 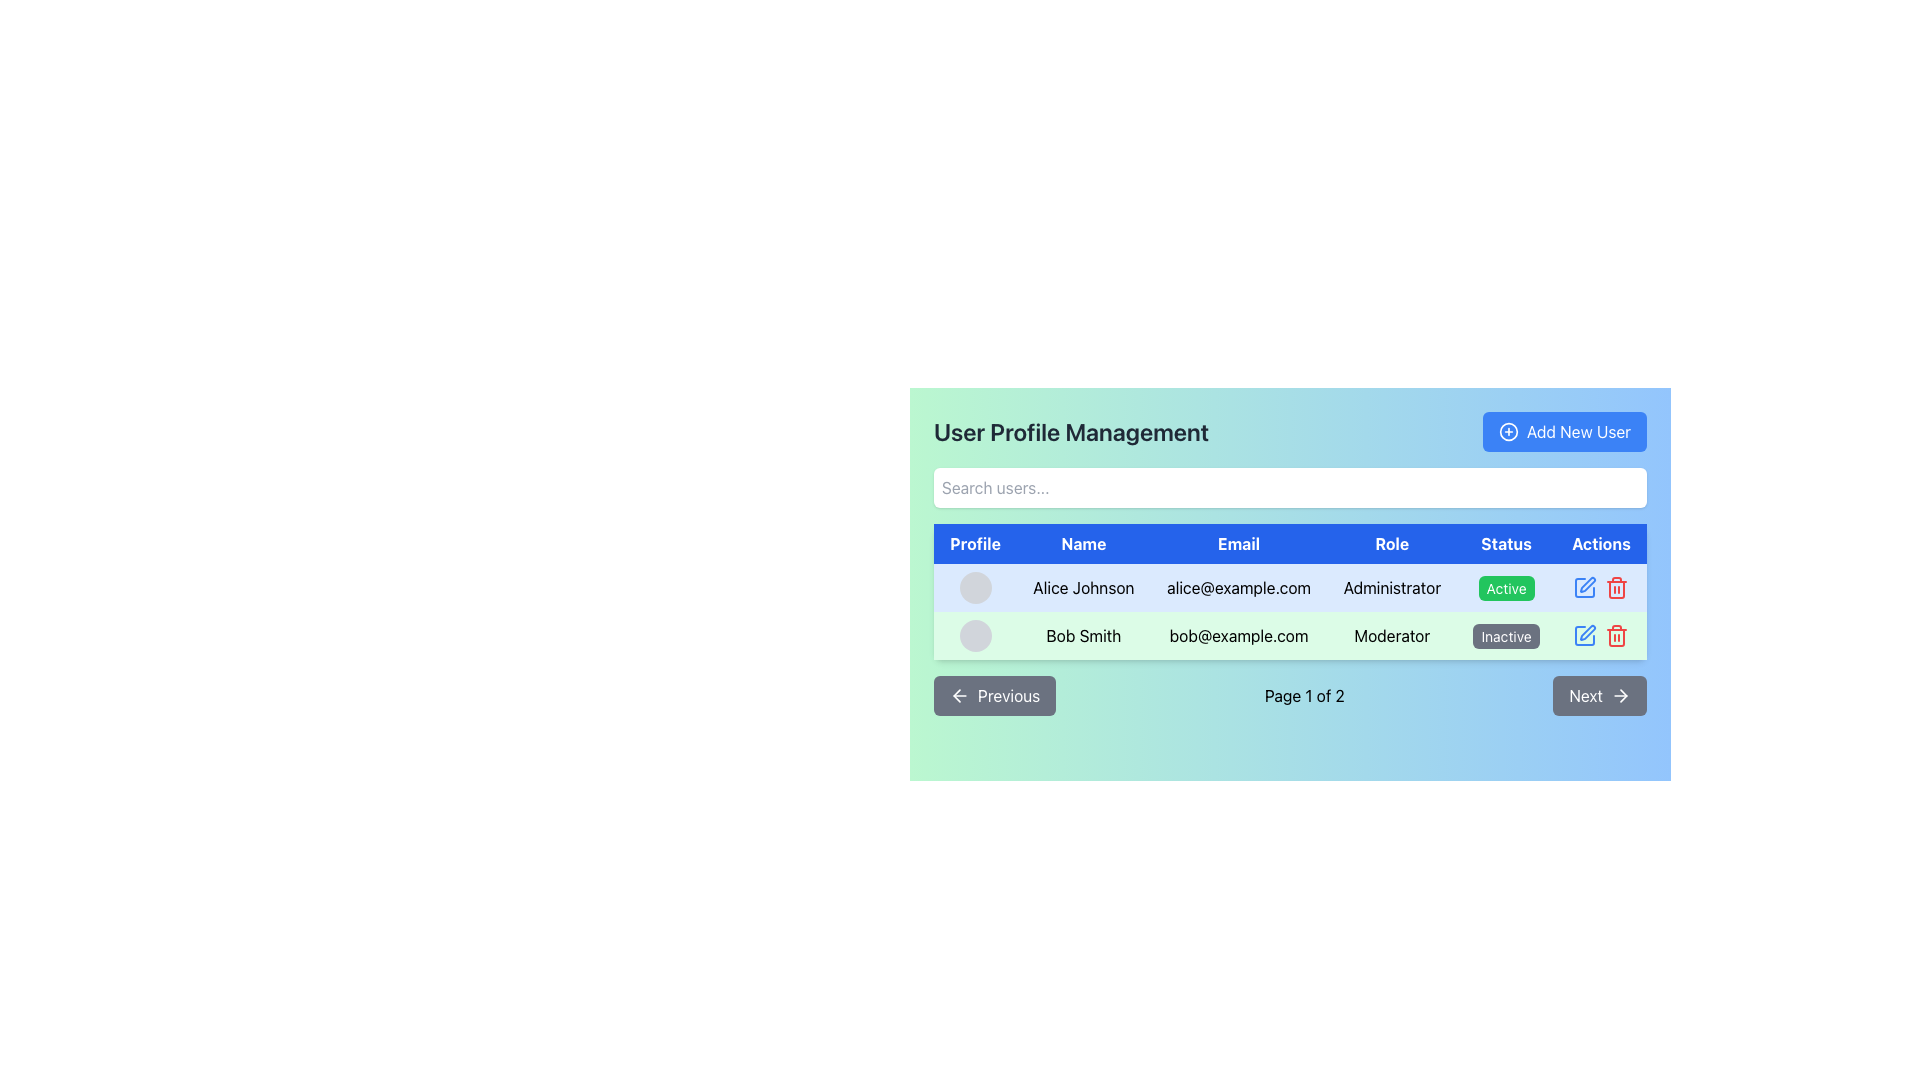 What do you see at coordinates (1290, 611) in the screenshot?
I see `the user record row for Bob Smith in the User Profile Management interface` at bounding box center [1290, 611].